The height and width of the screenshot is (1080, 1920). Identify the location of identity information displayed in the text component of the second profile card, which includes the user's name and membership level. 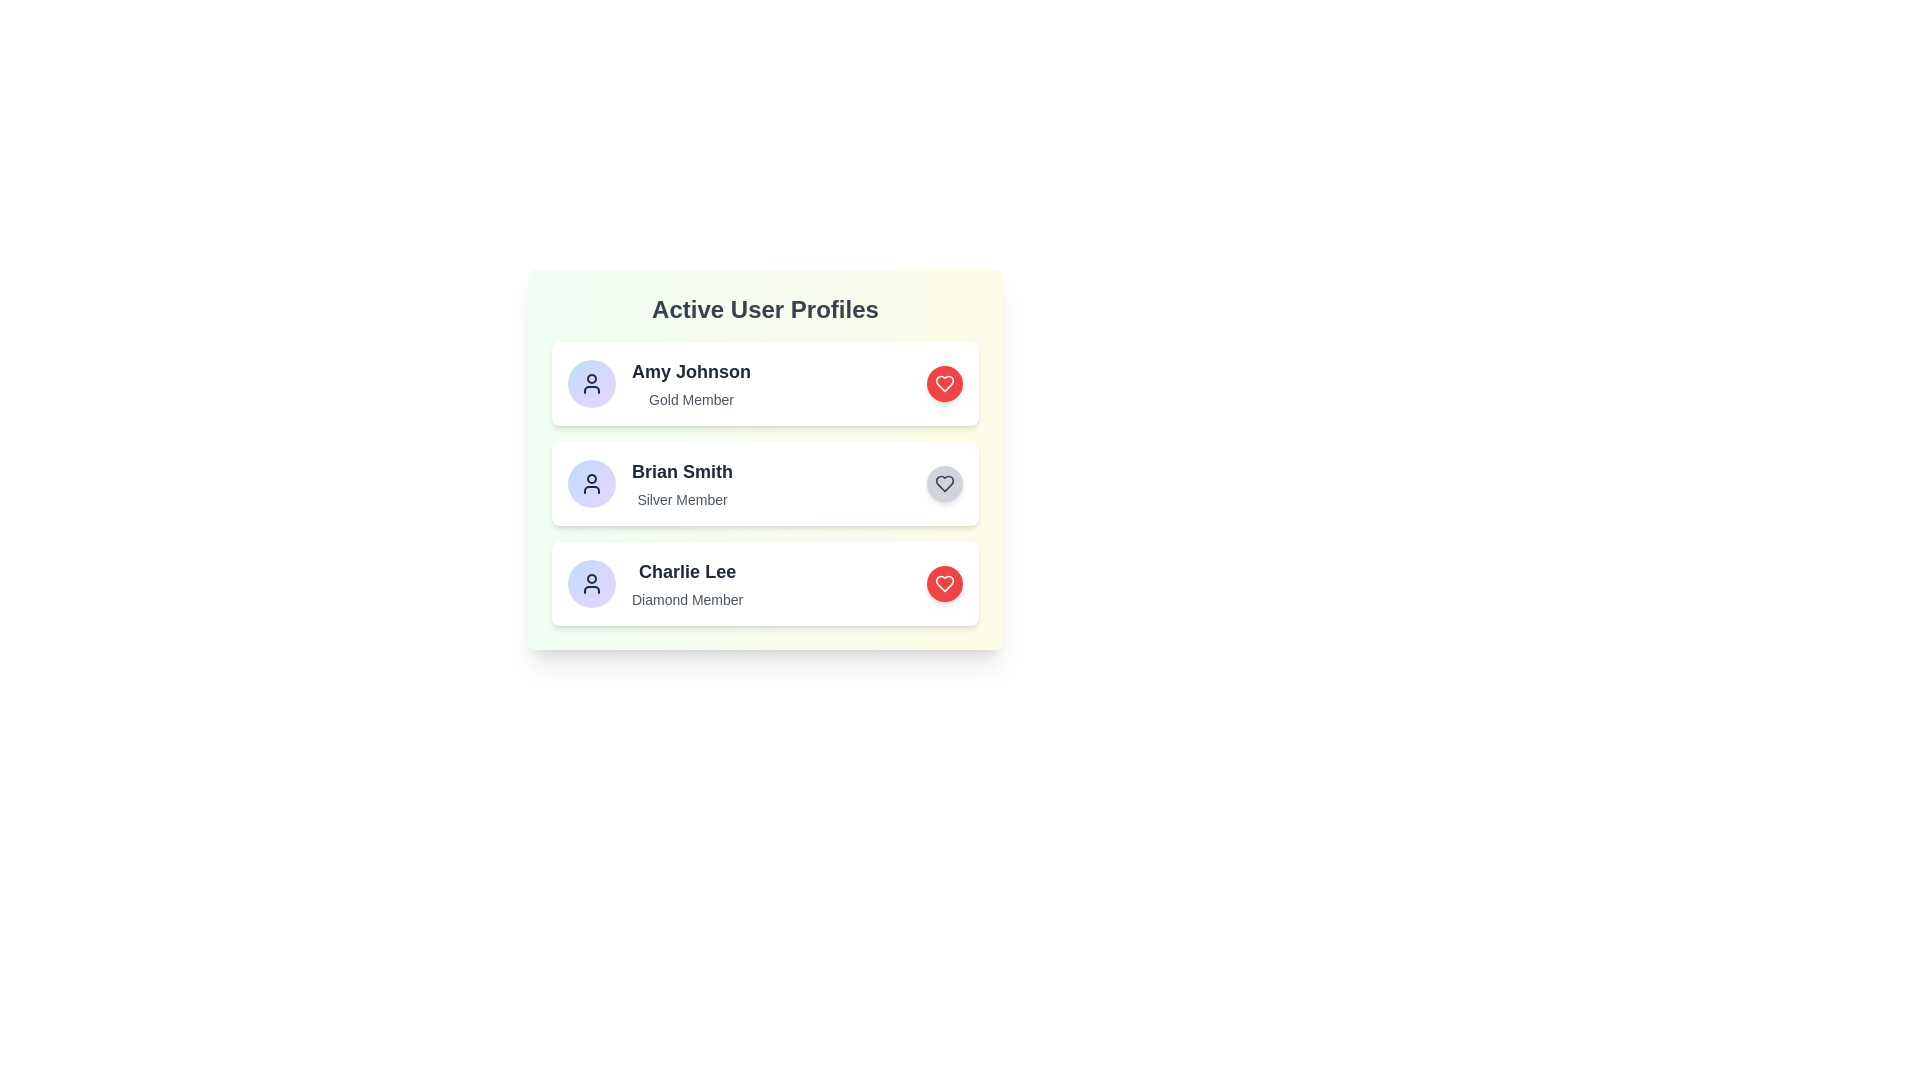
(682, 483).